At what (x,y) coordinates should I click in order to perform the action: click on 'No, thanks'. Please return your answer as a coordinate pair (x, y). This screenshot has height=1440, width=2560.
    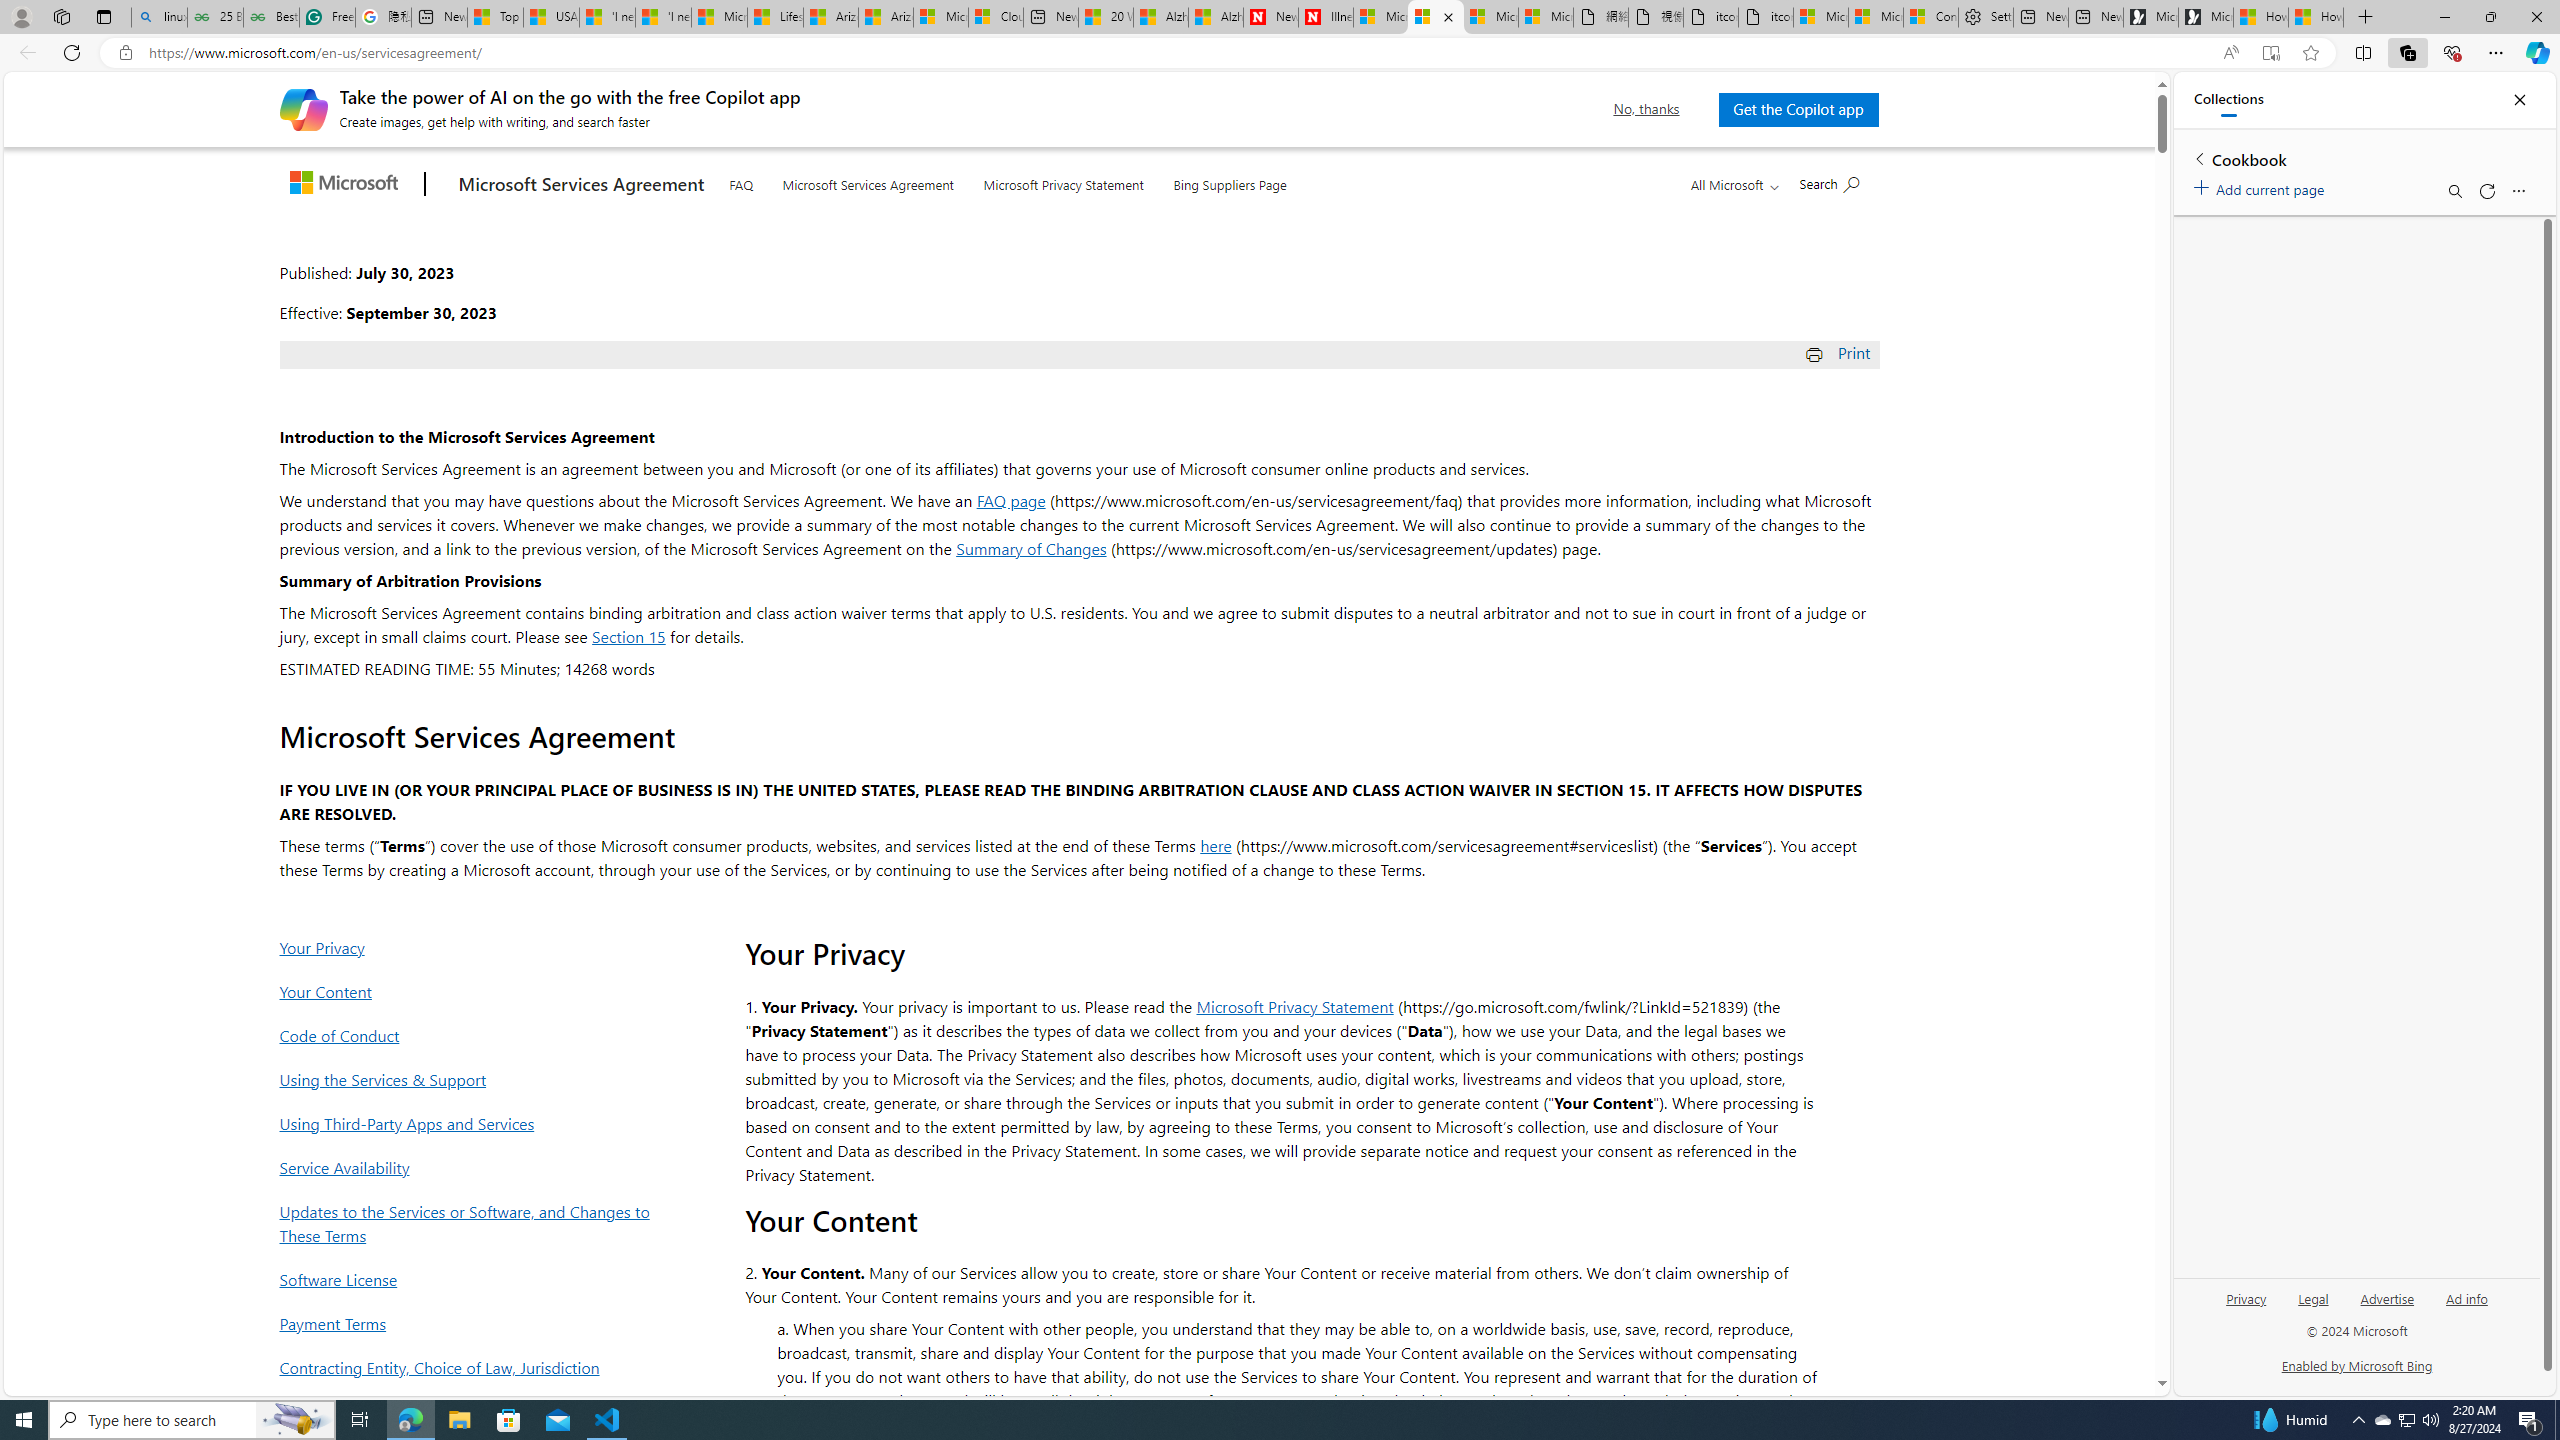
    Looking at the image, I should click on (1646, 108).